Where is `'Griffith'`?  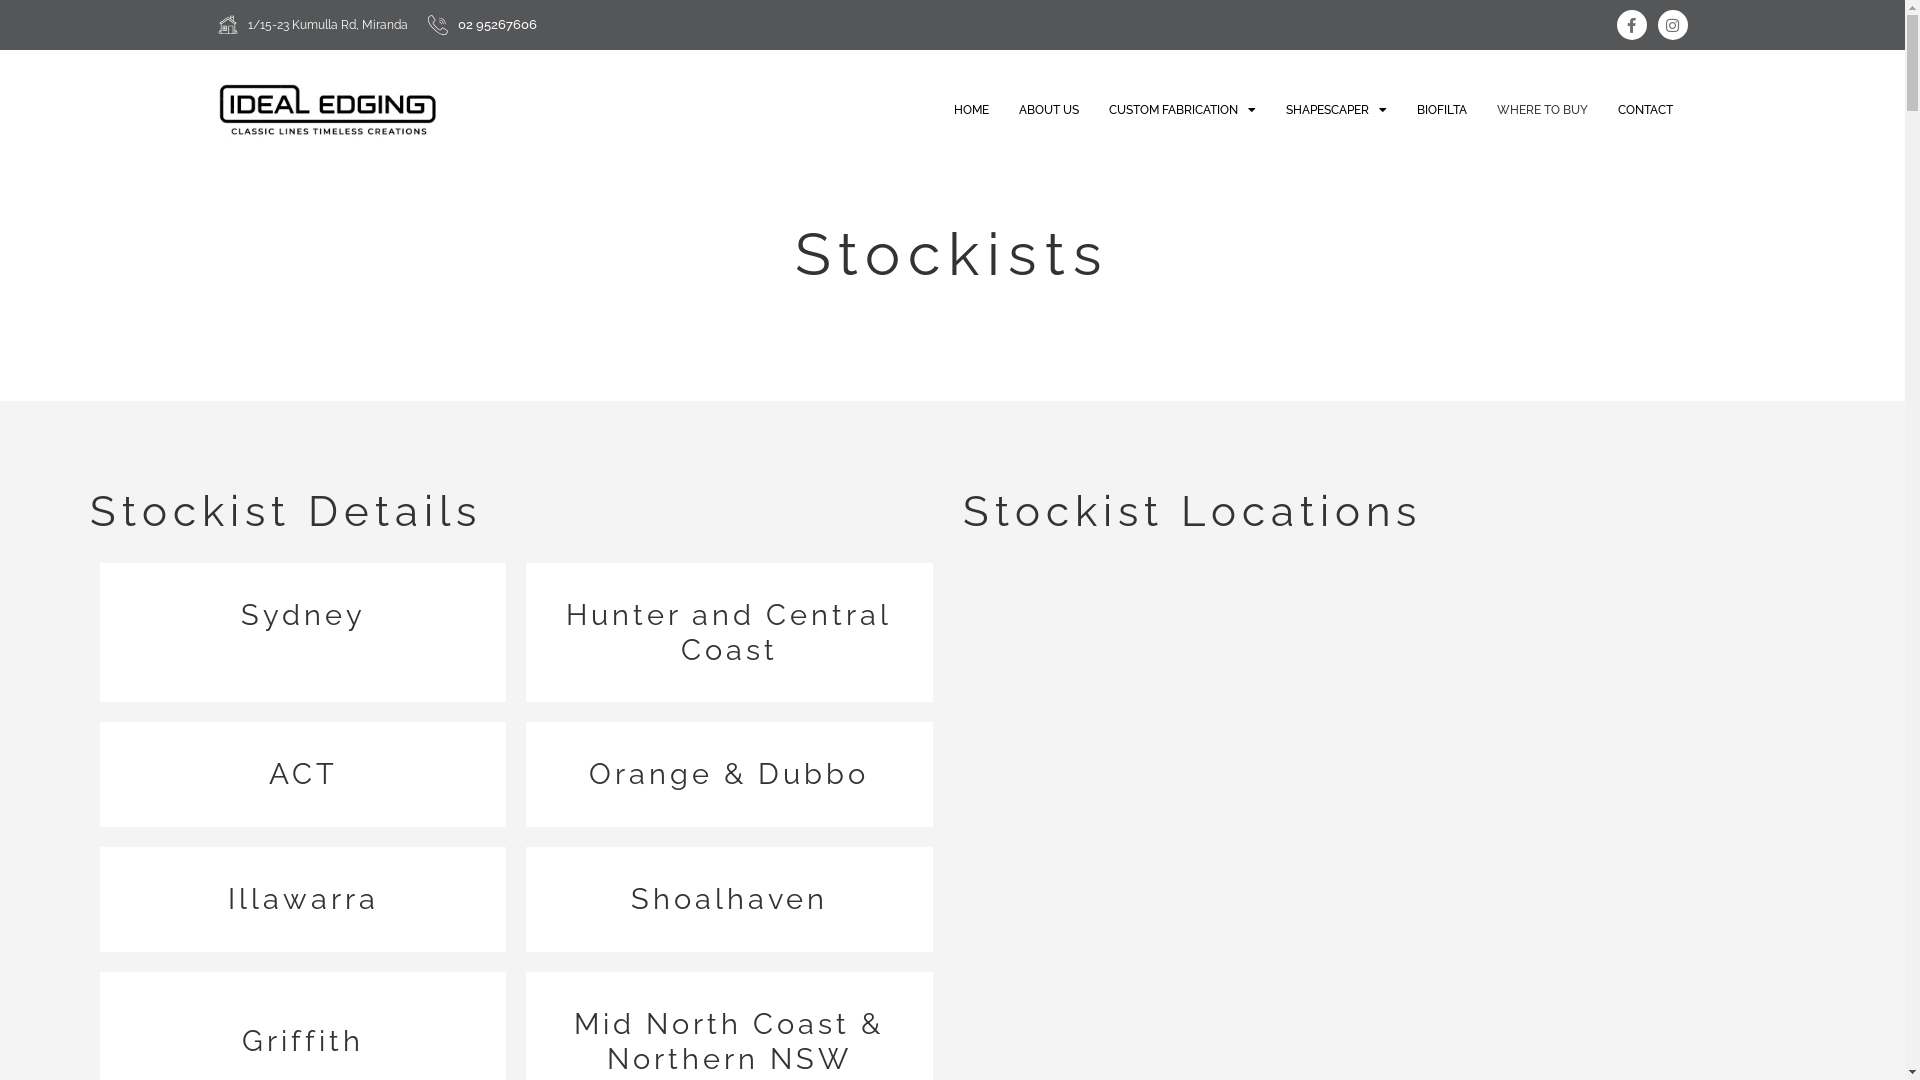 'Griffith' is located at coordinates (301, 1040).